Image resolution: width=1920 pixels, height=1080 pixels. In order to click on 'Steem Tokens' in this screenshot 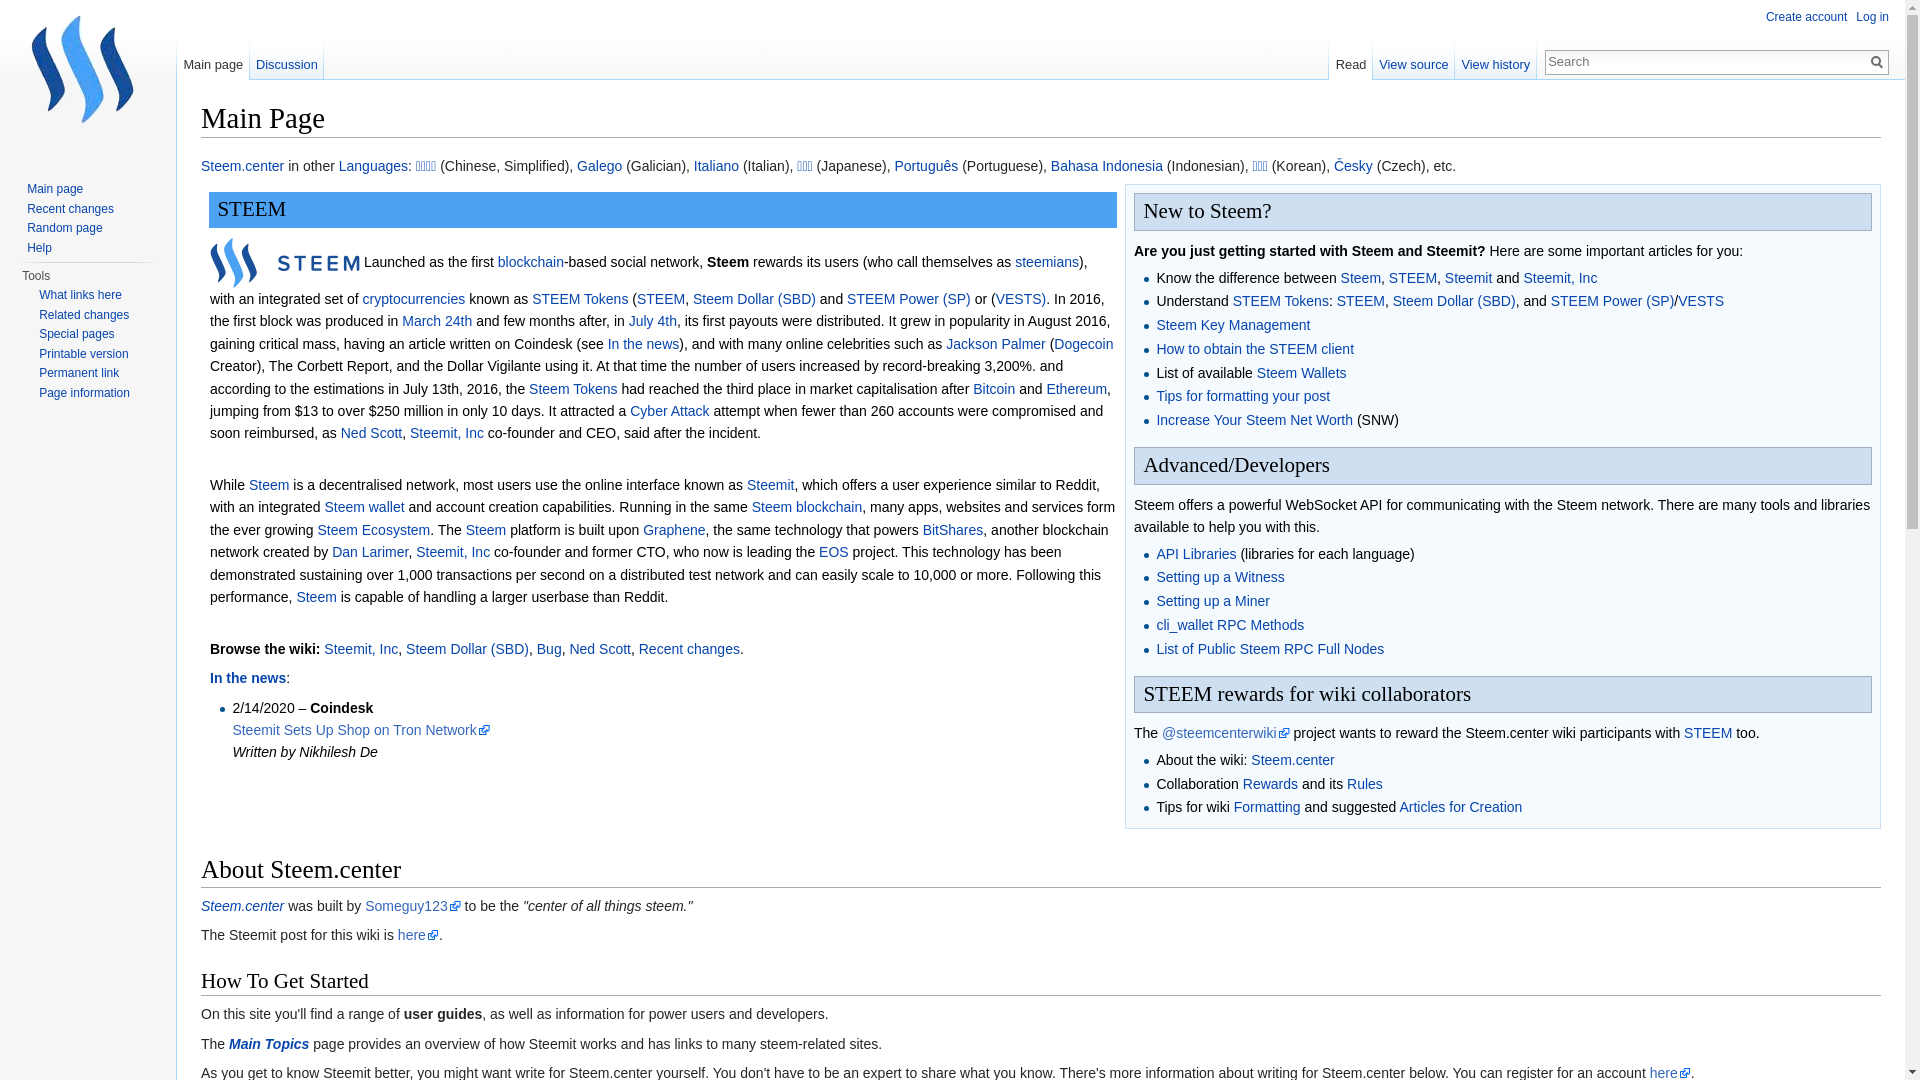, I will do `click(528, 388)`.